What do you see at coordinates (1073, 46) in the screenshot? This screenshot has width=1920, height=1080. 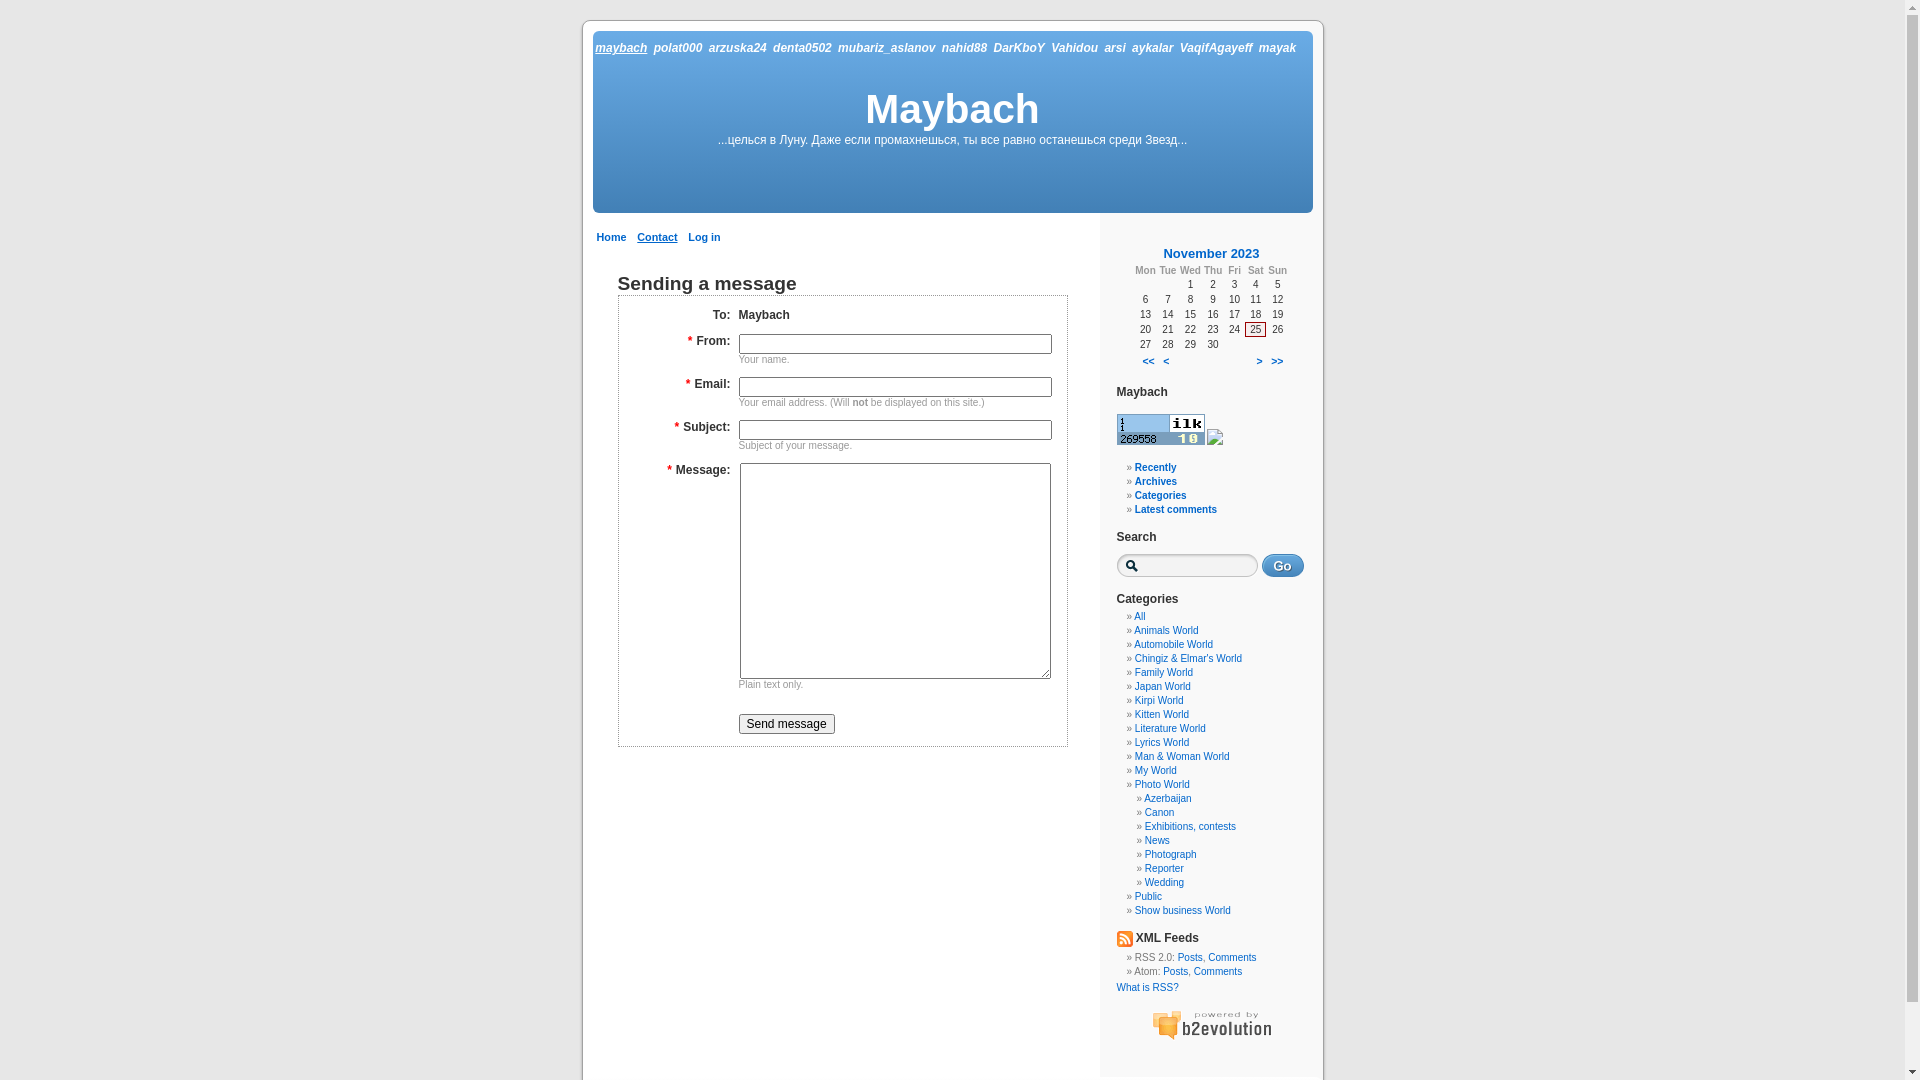 I see `'Vahidou'` at bounding box center [1073, 46].